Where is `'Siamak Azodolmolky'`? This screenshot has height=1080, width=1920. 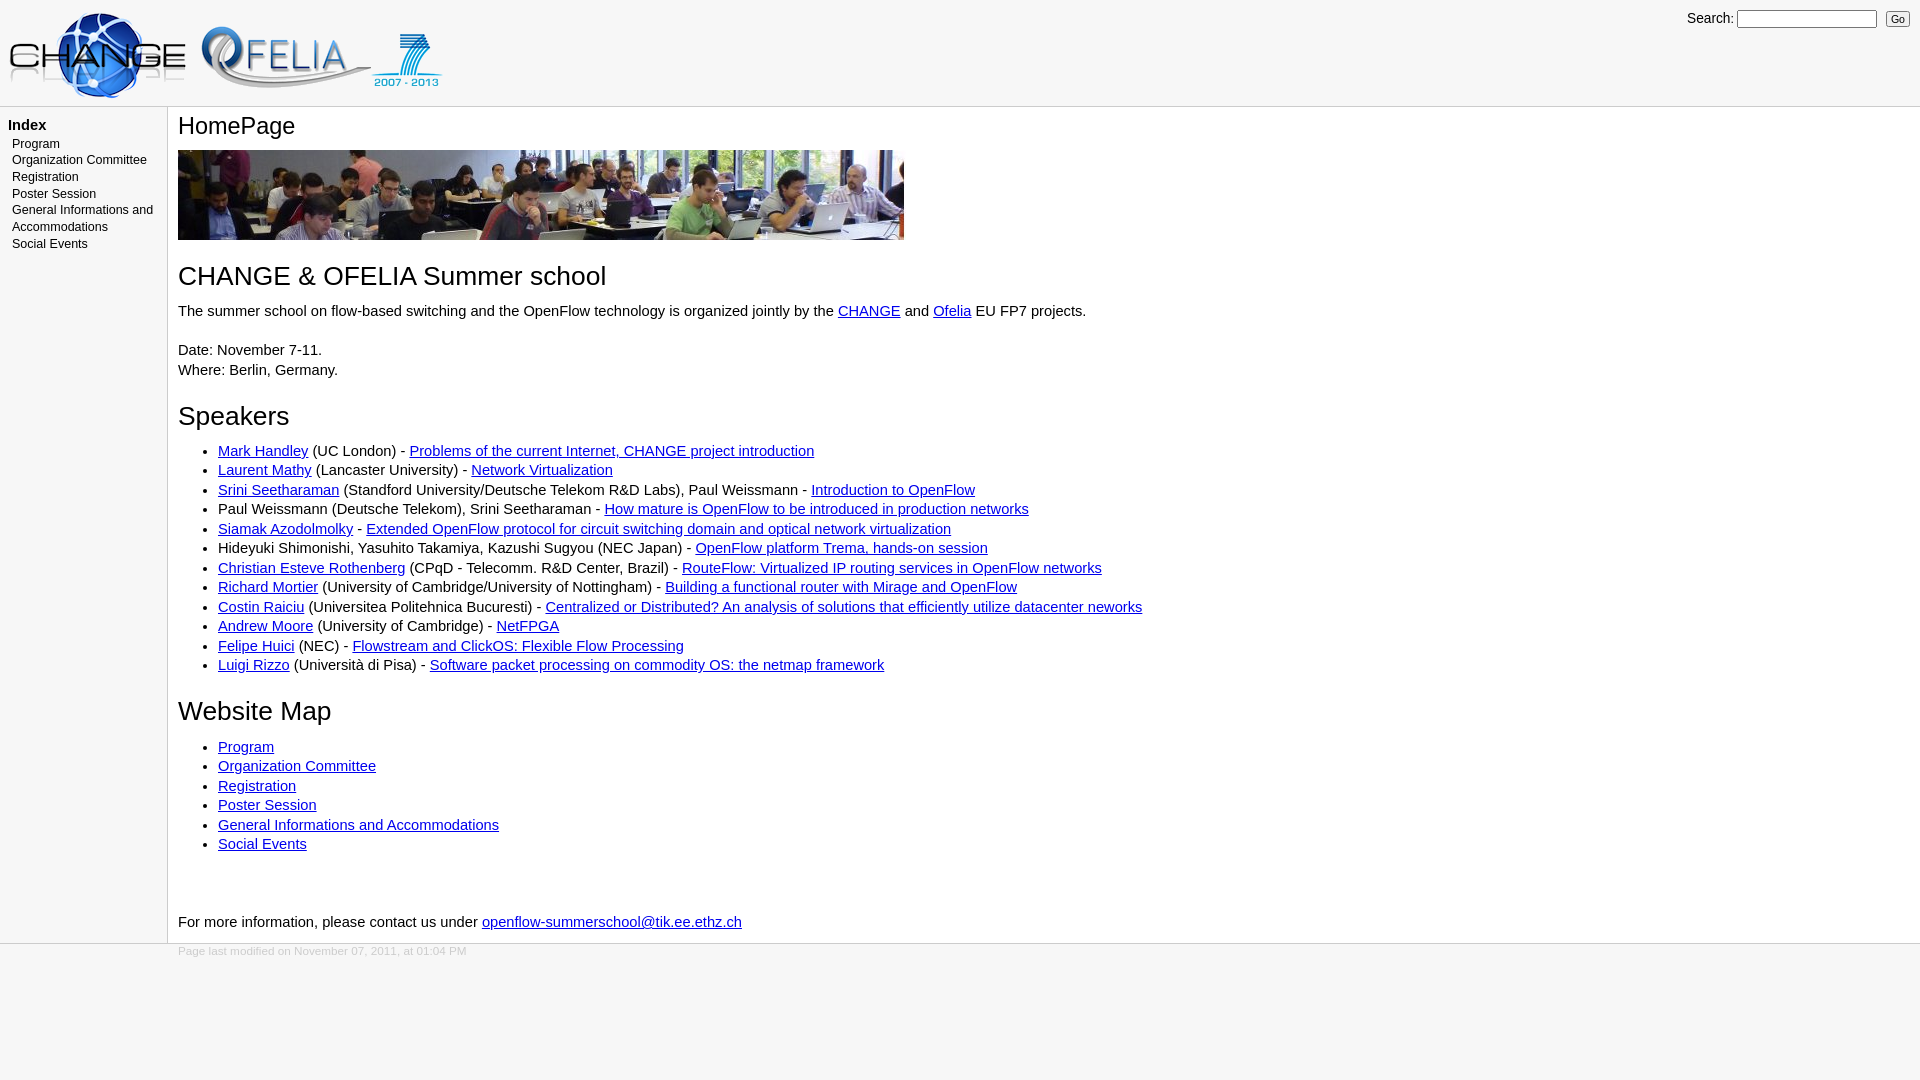
'Siamak Azodolmolky' is located at coordinates (284, 527).